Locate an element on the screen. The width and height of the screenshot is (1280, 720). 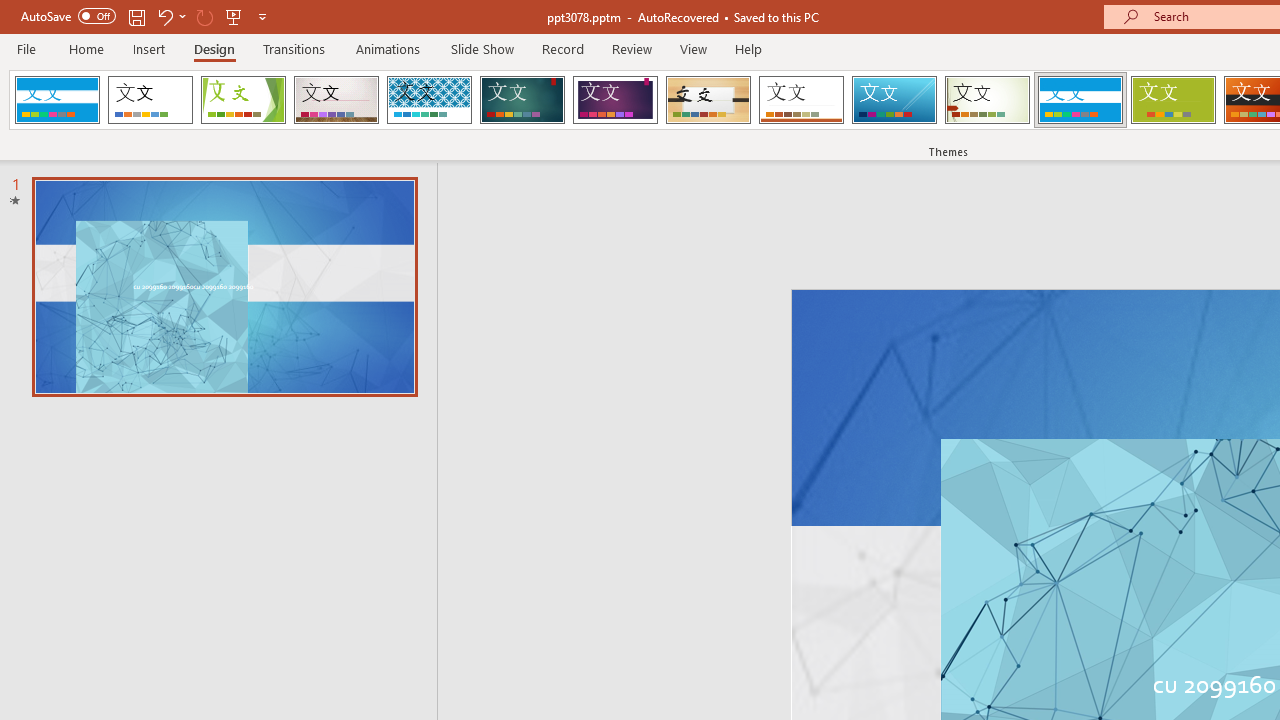
'Basis' is located at coordinates (1173, 100).